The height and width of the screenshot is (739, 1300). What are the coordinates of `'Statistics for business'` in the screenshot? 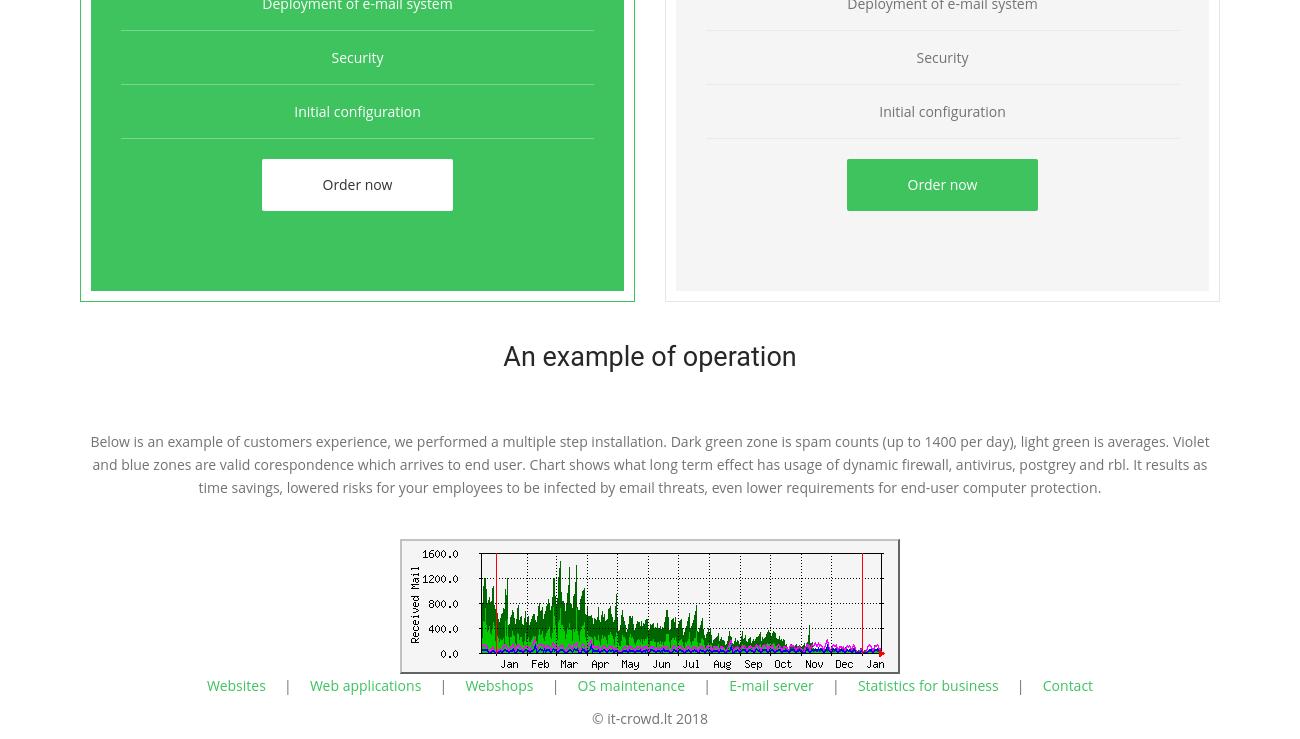 It's located at (856, 684).